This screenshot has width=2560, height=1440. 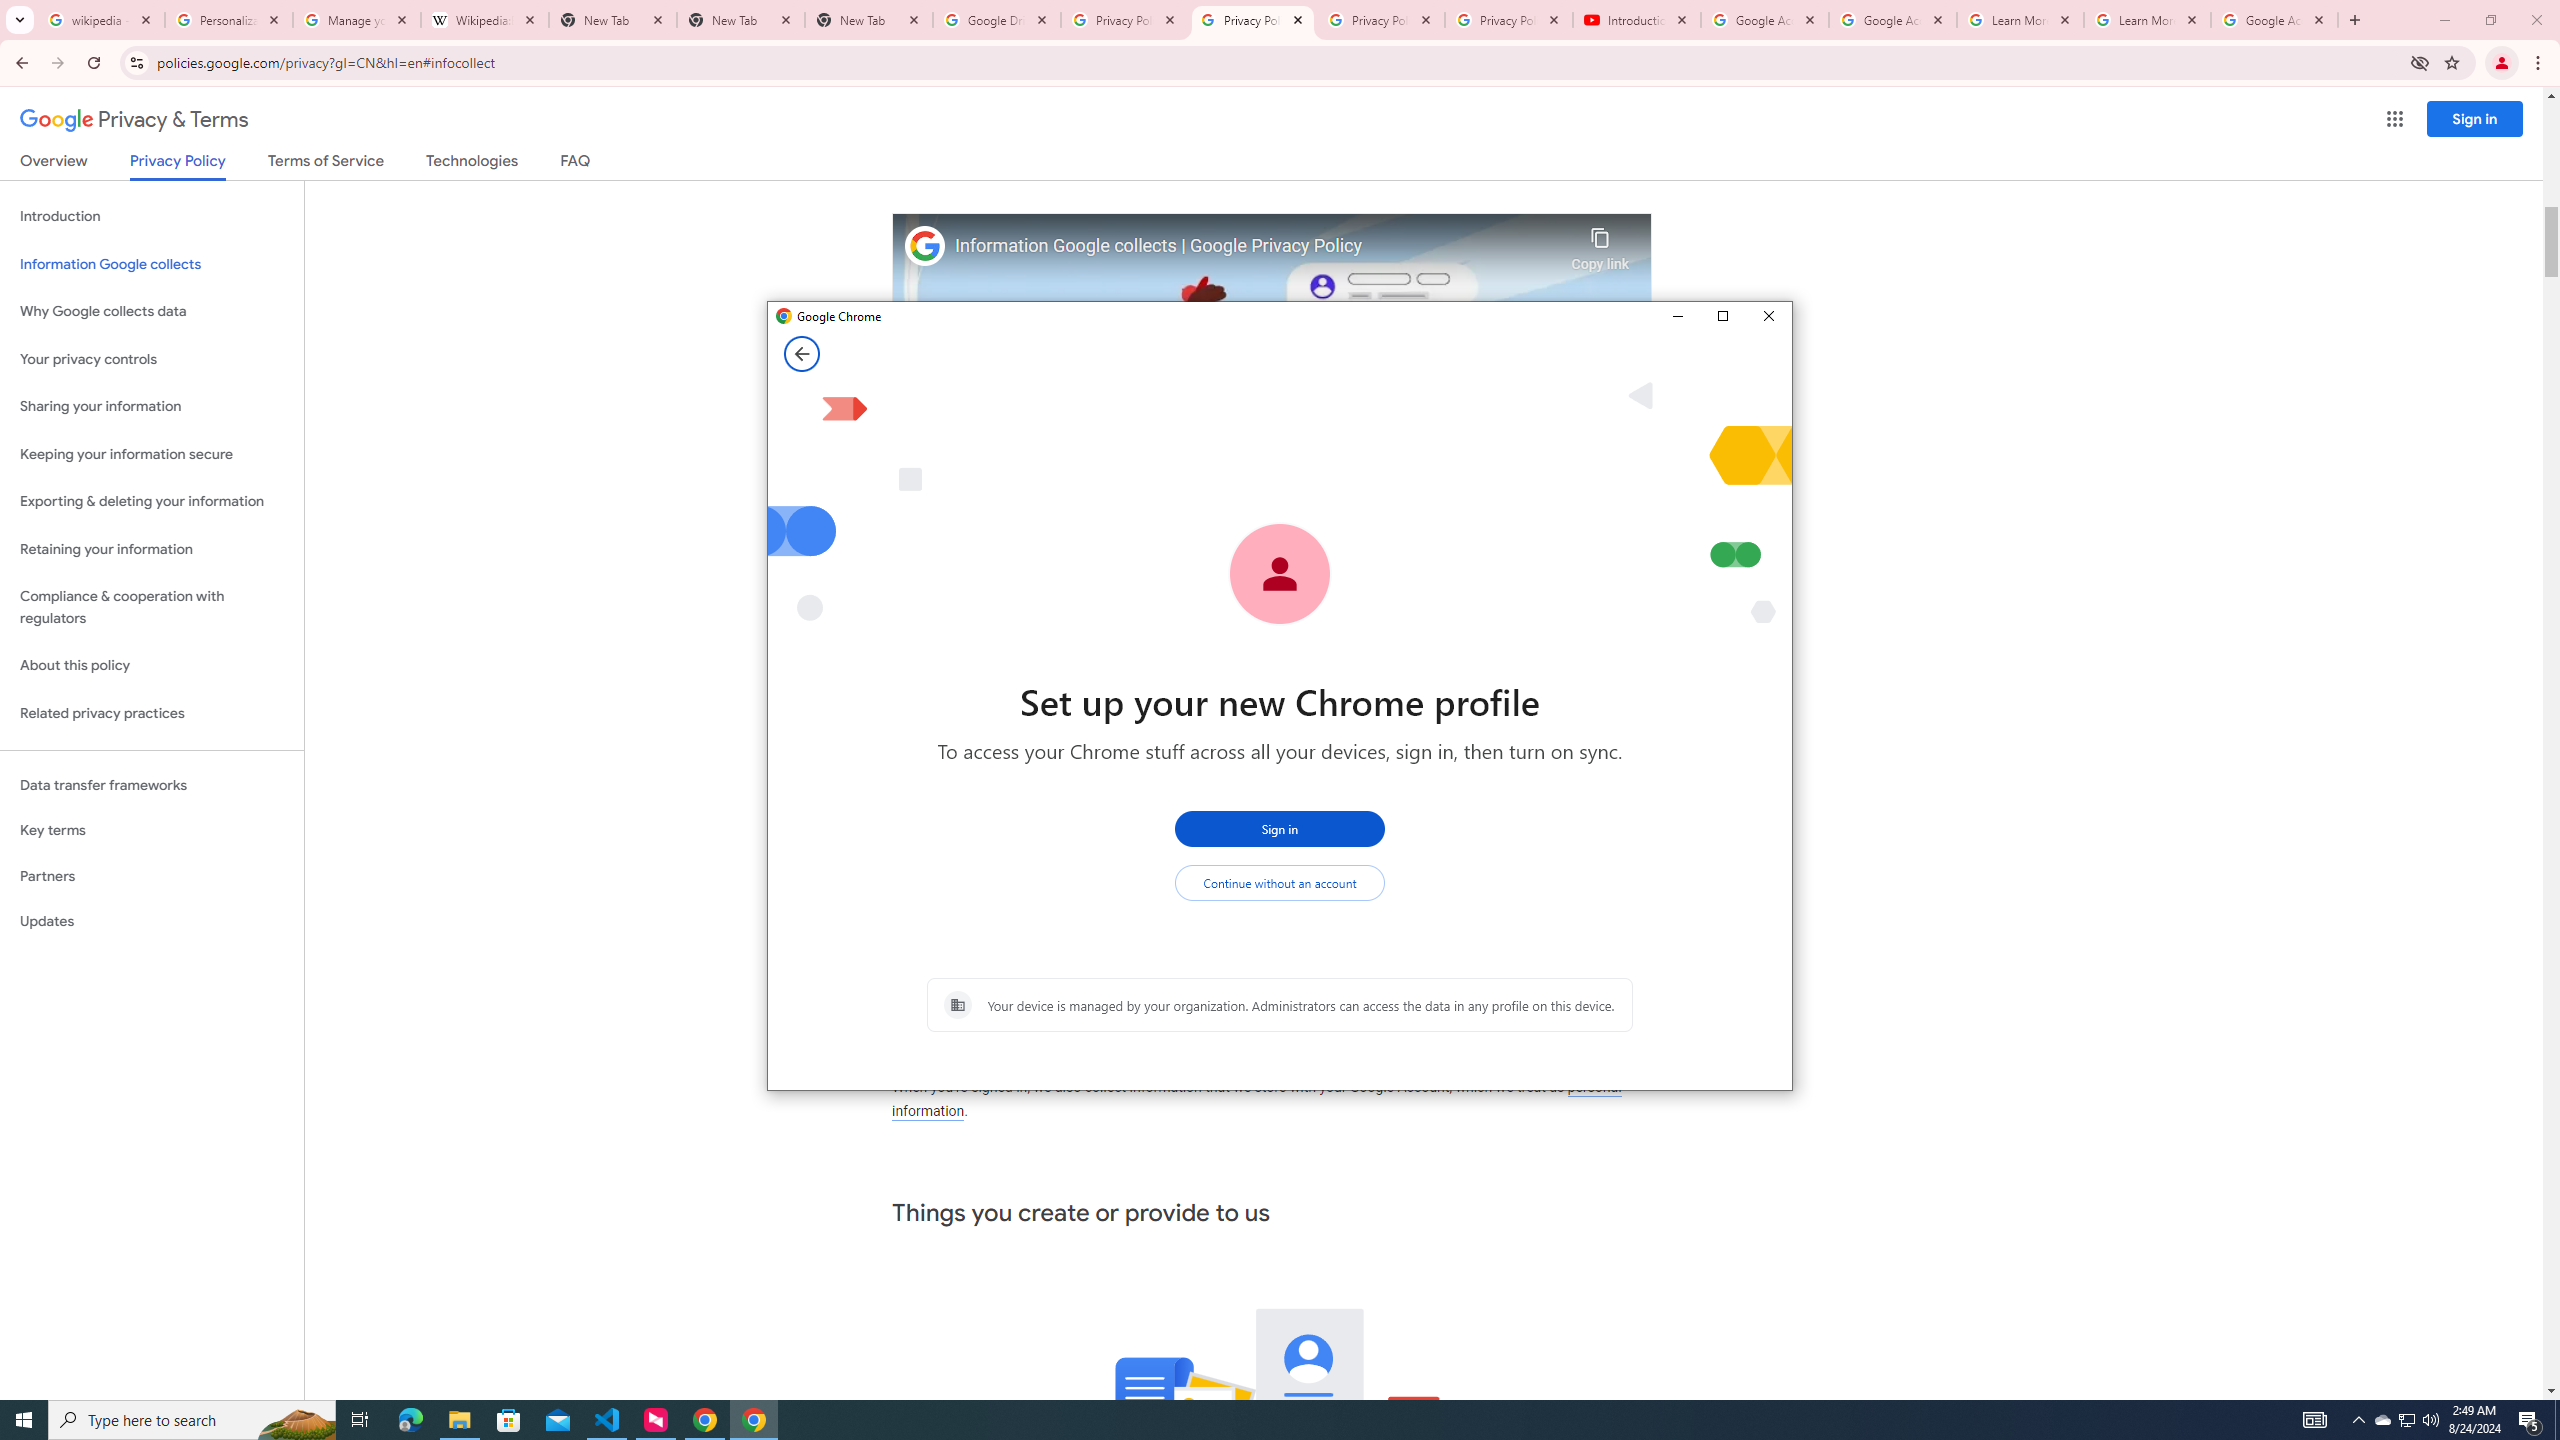 What do you see at coordinates (925, 245) in the screenshot?
I see `'Photo image of Google'` at bounding box center [925, 245].